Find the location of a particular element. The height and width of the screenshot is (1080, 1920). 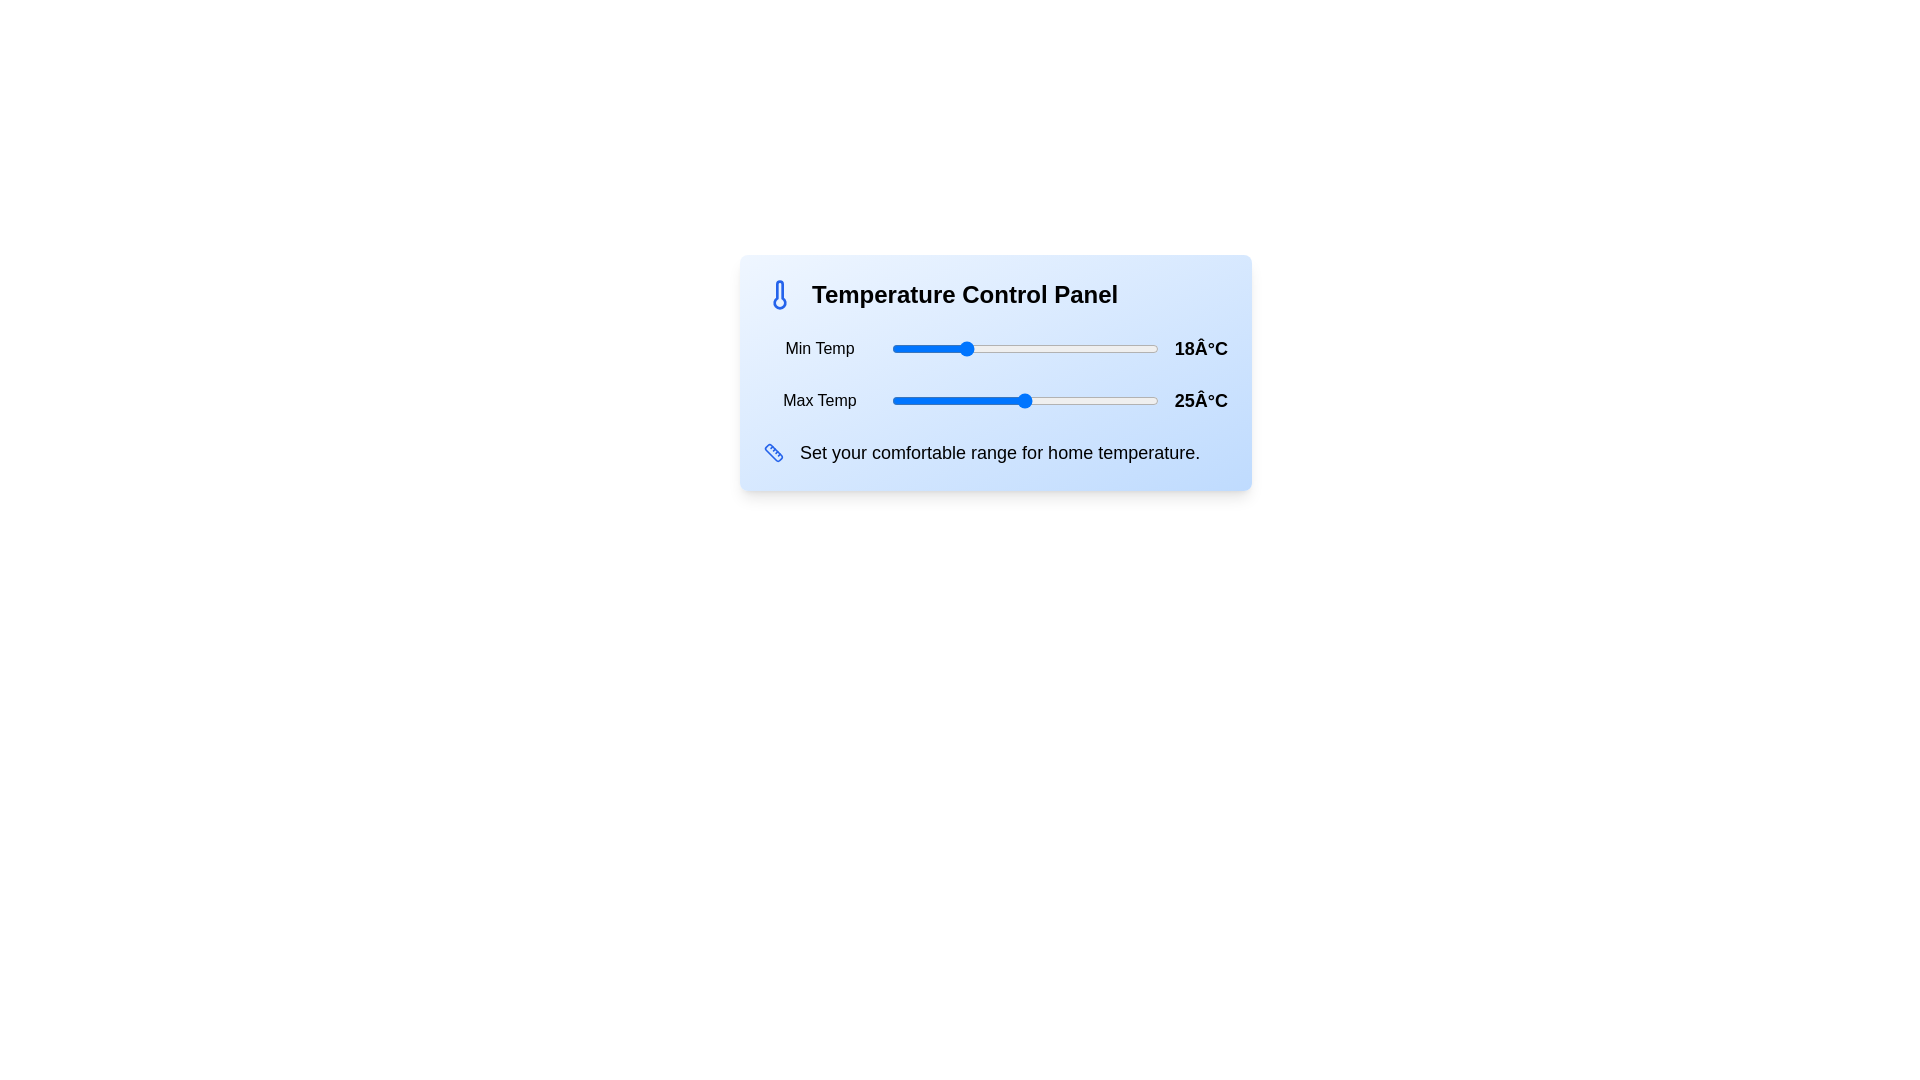

the temperature slider to set the temperature to 17°C is located at coordinates (953, 347).